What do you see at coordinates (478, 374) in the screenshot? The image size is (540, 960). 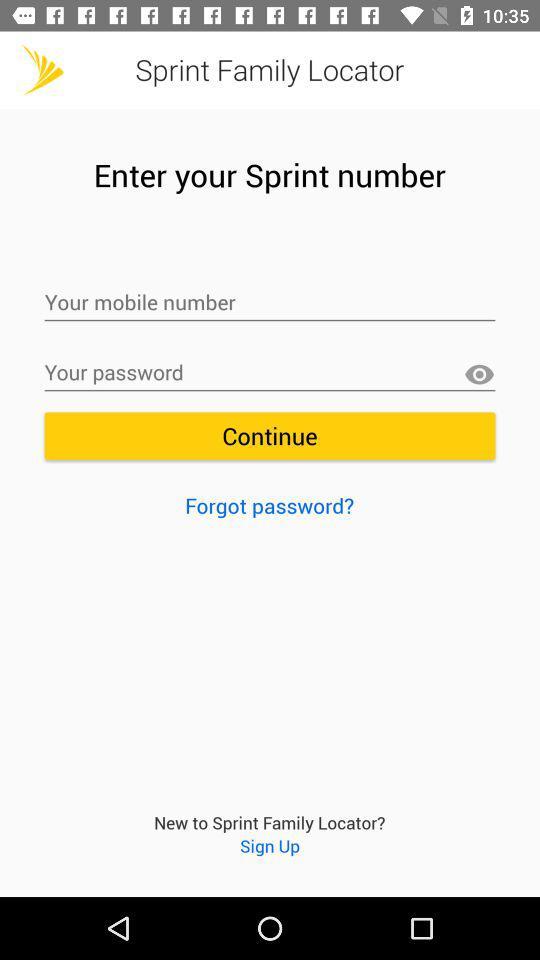 I see `show password` at bounding box center [478, 374].